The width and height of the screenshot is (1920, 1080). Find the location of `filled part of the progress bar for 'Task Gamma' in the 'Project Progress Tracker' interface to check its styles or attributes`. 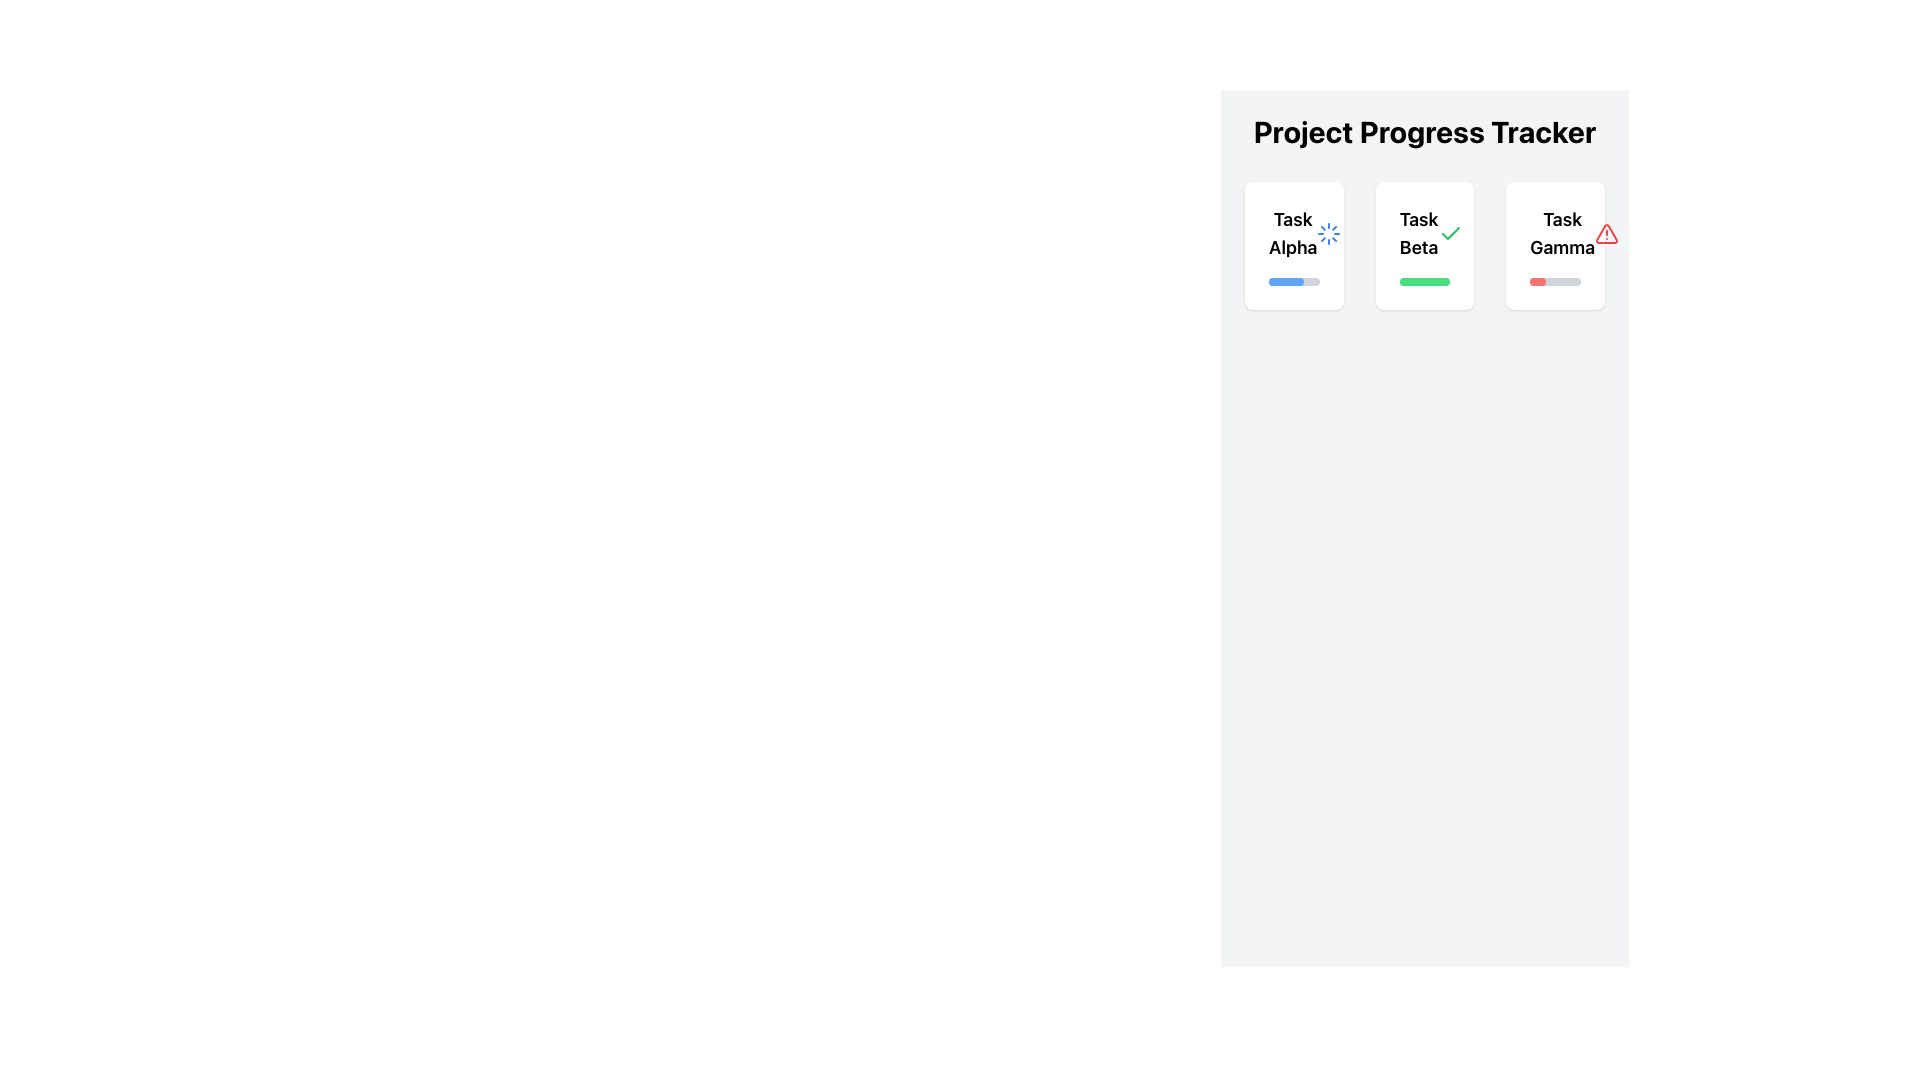

filled part of the progress bar for 'Task Gamma' in the 'Project Progress Tracker' interface to check its styles or attributes is located at coordinates (1536, 281).